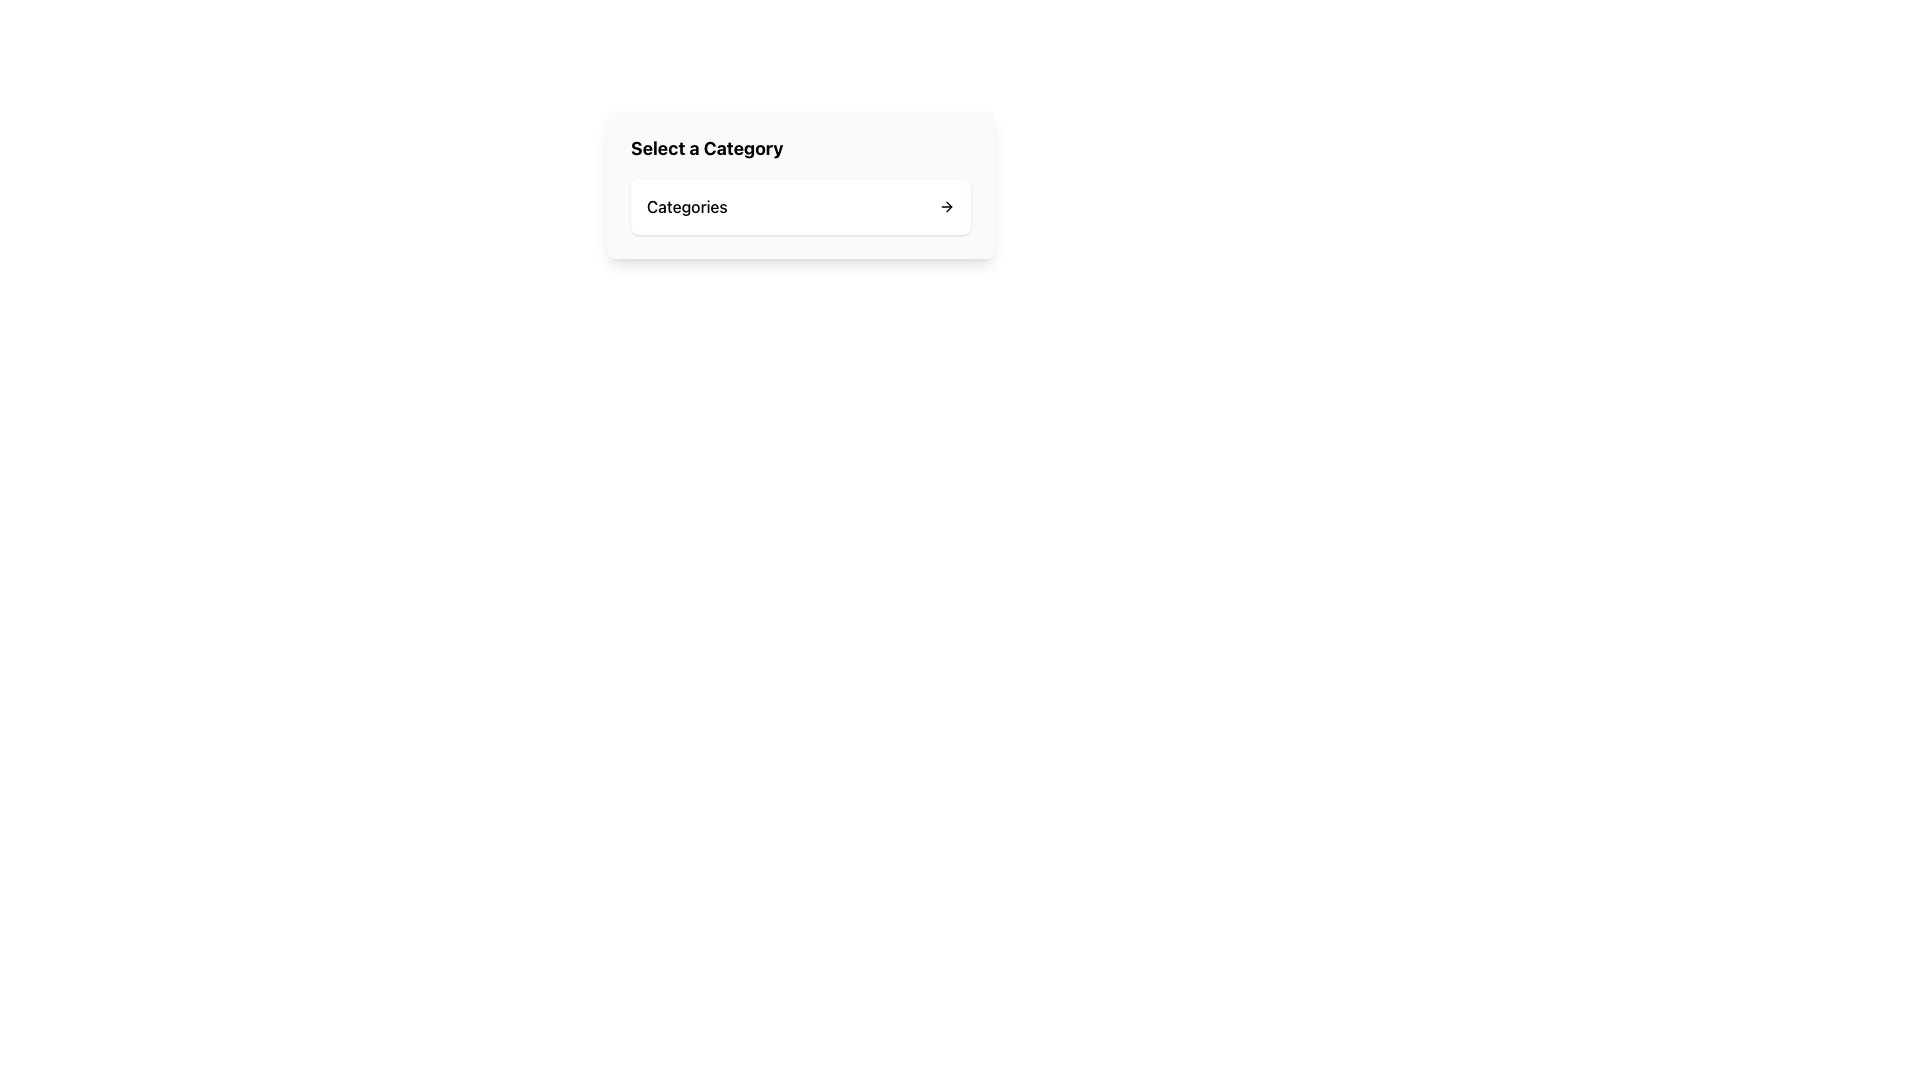  Describe the element at coordinates (945, 207) in the screenshot. I see `the arrow icon located to the far right of the 'Categories' button` at that location.